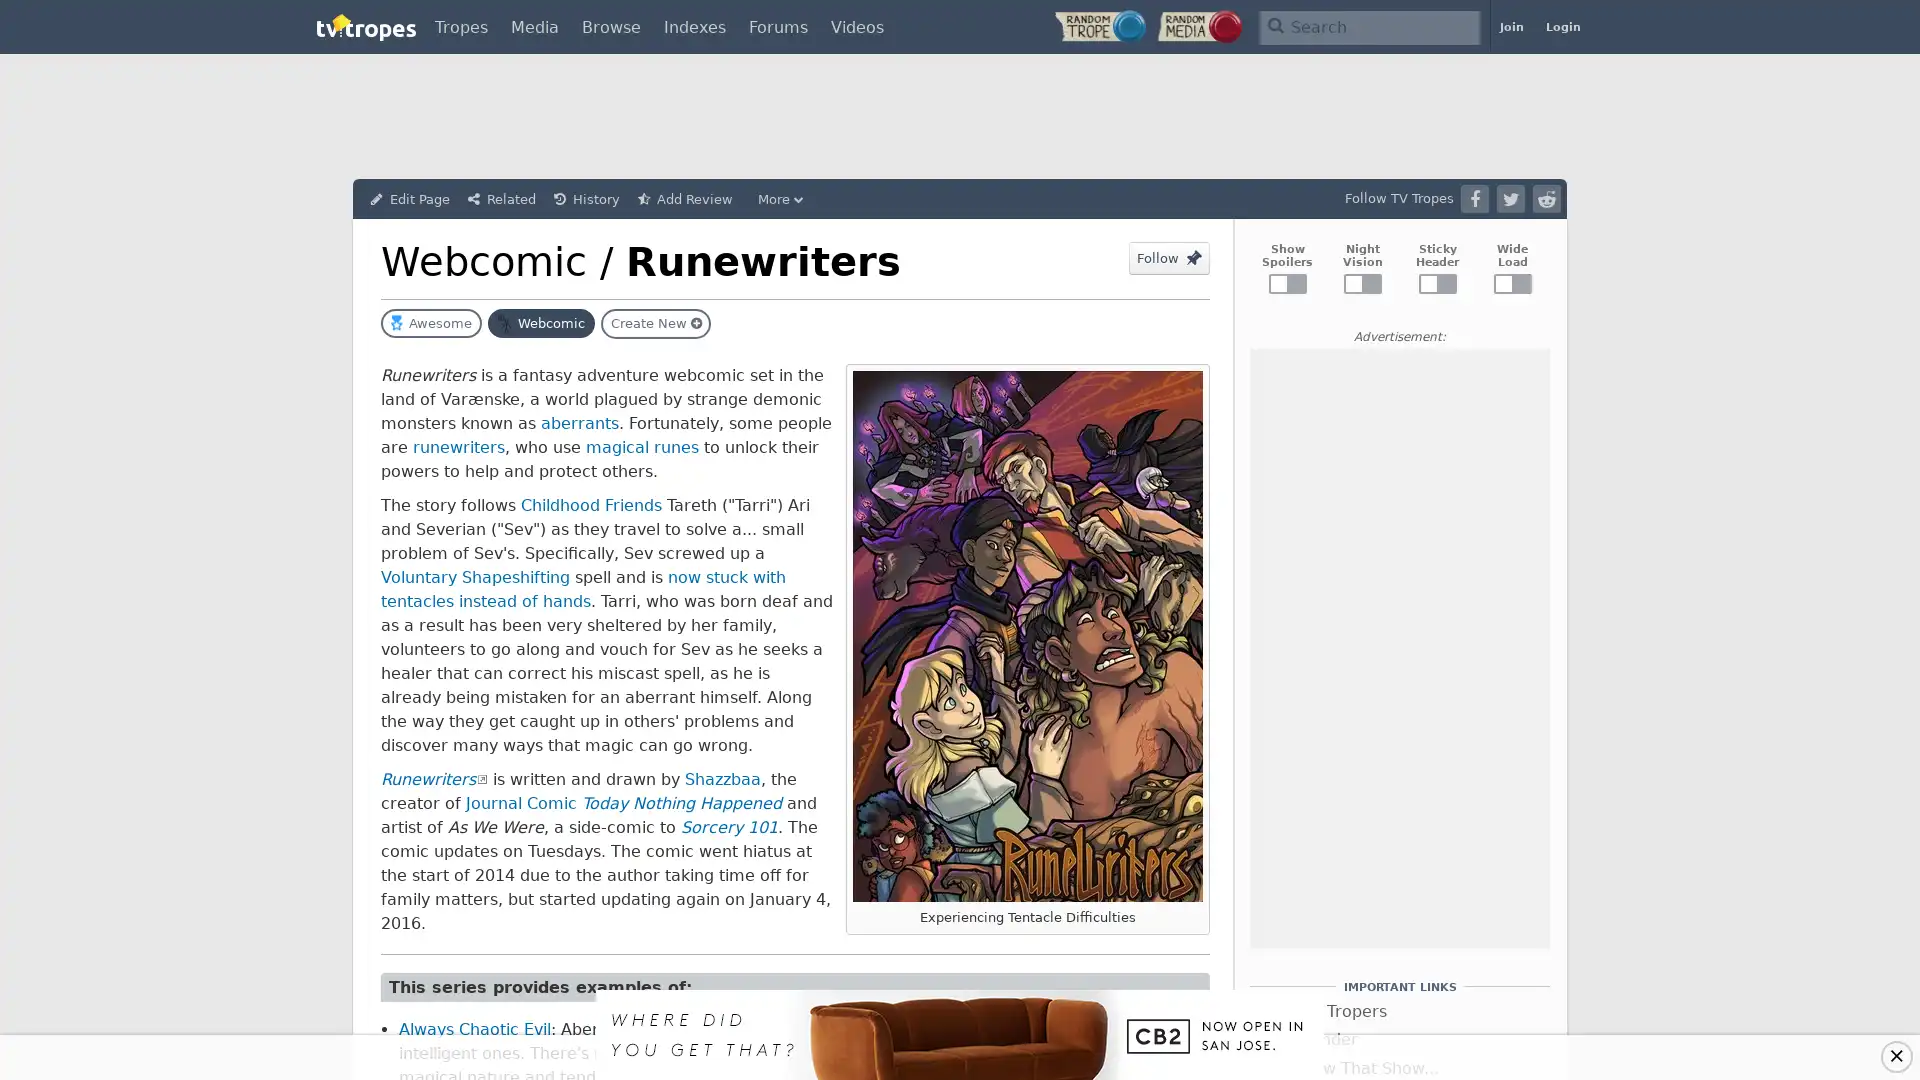 The width and height of the screenshot is (1920, 1080). What do you see at coordinates (656, 323) in the screenshot?
I see `Create New` at bounding box center [656, 323].